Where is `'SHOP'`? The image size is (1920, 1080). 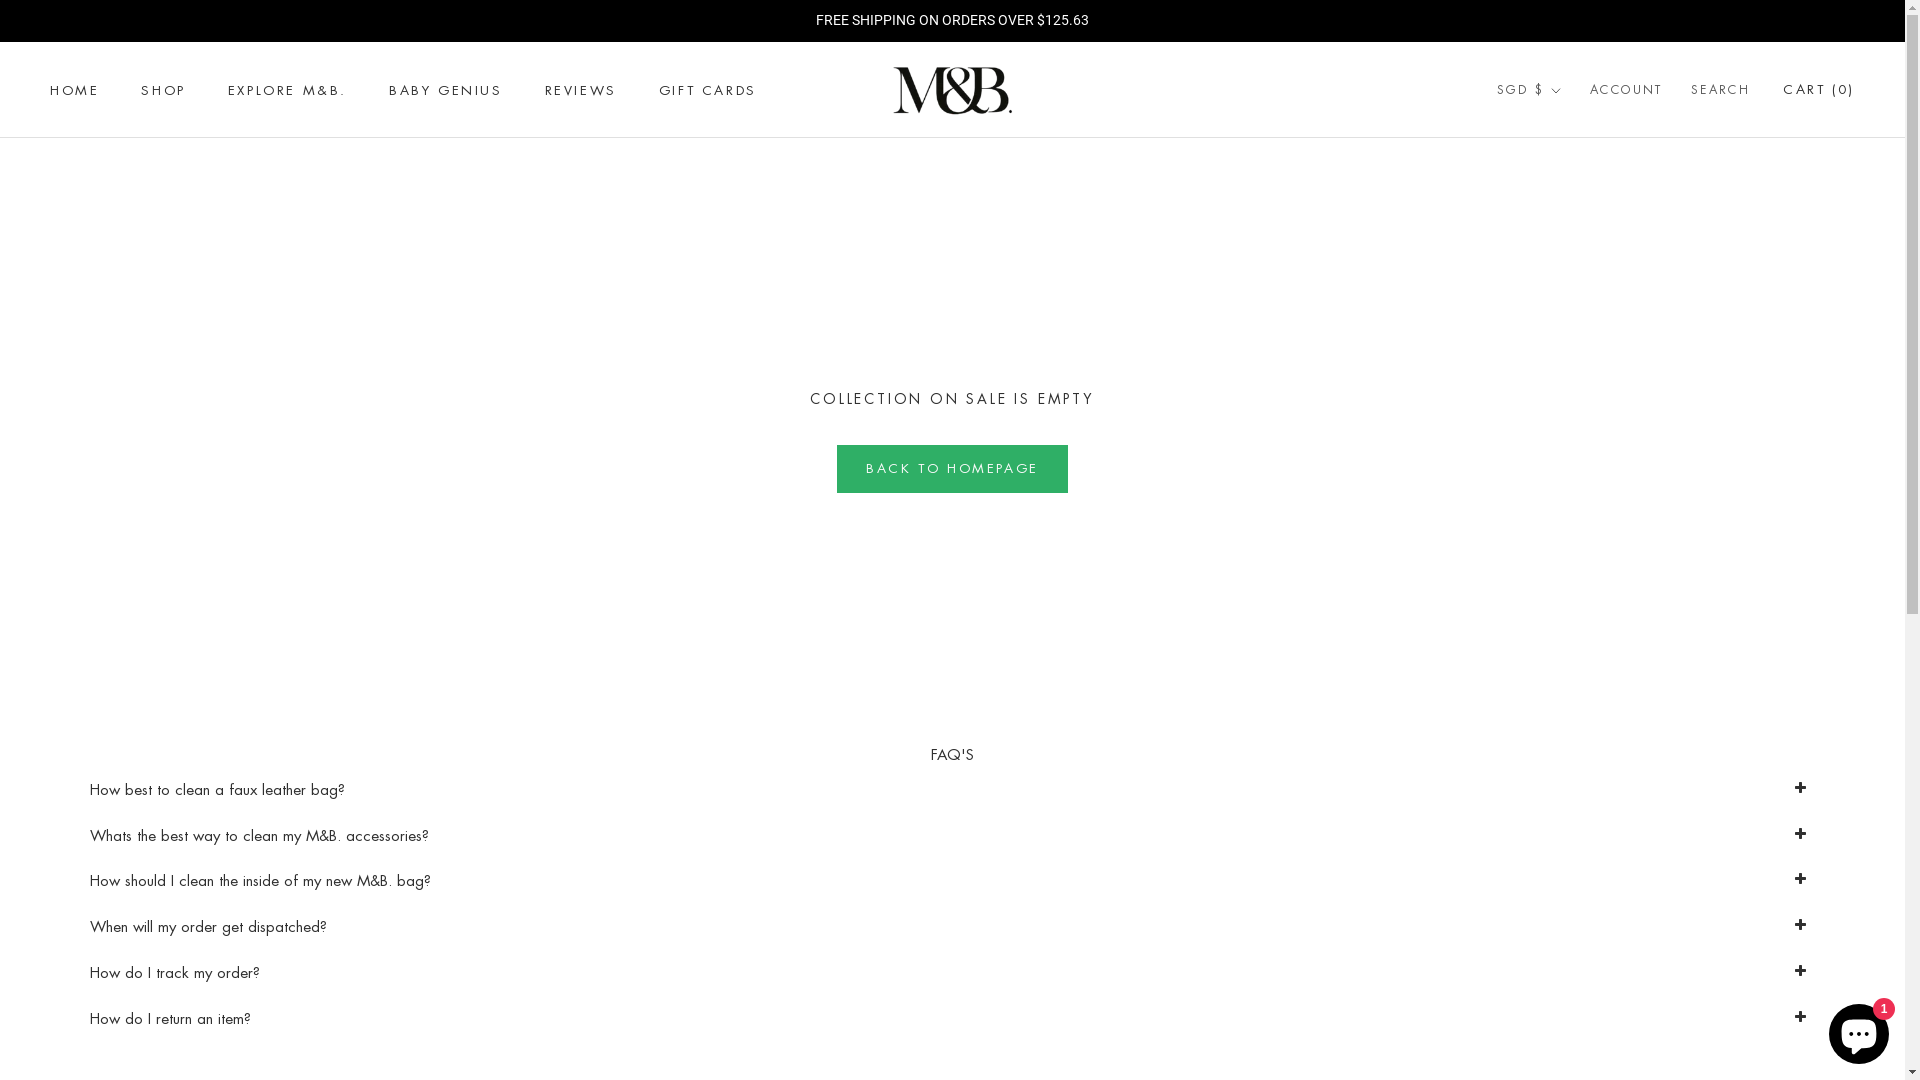
'SHOP' is located at coordinates (163, 90).